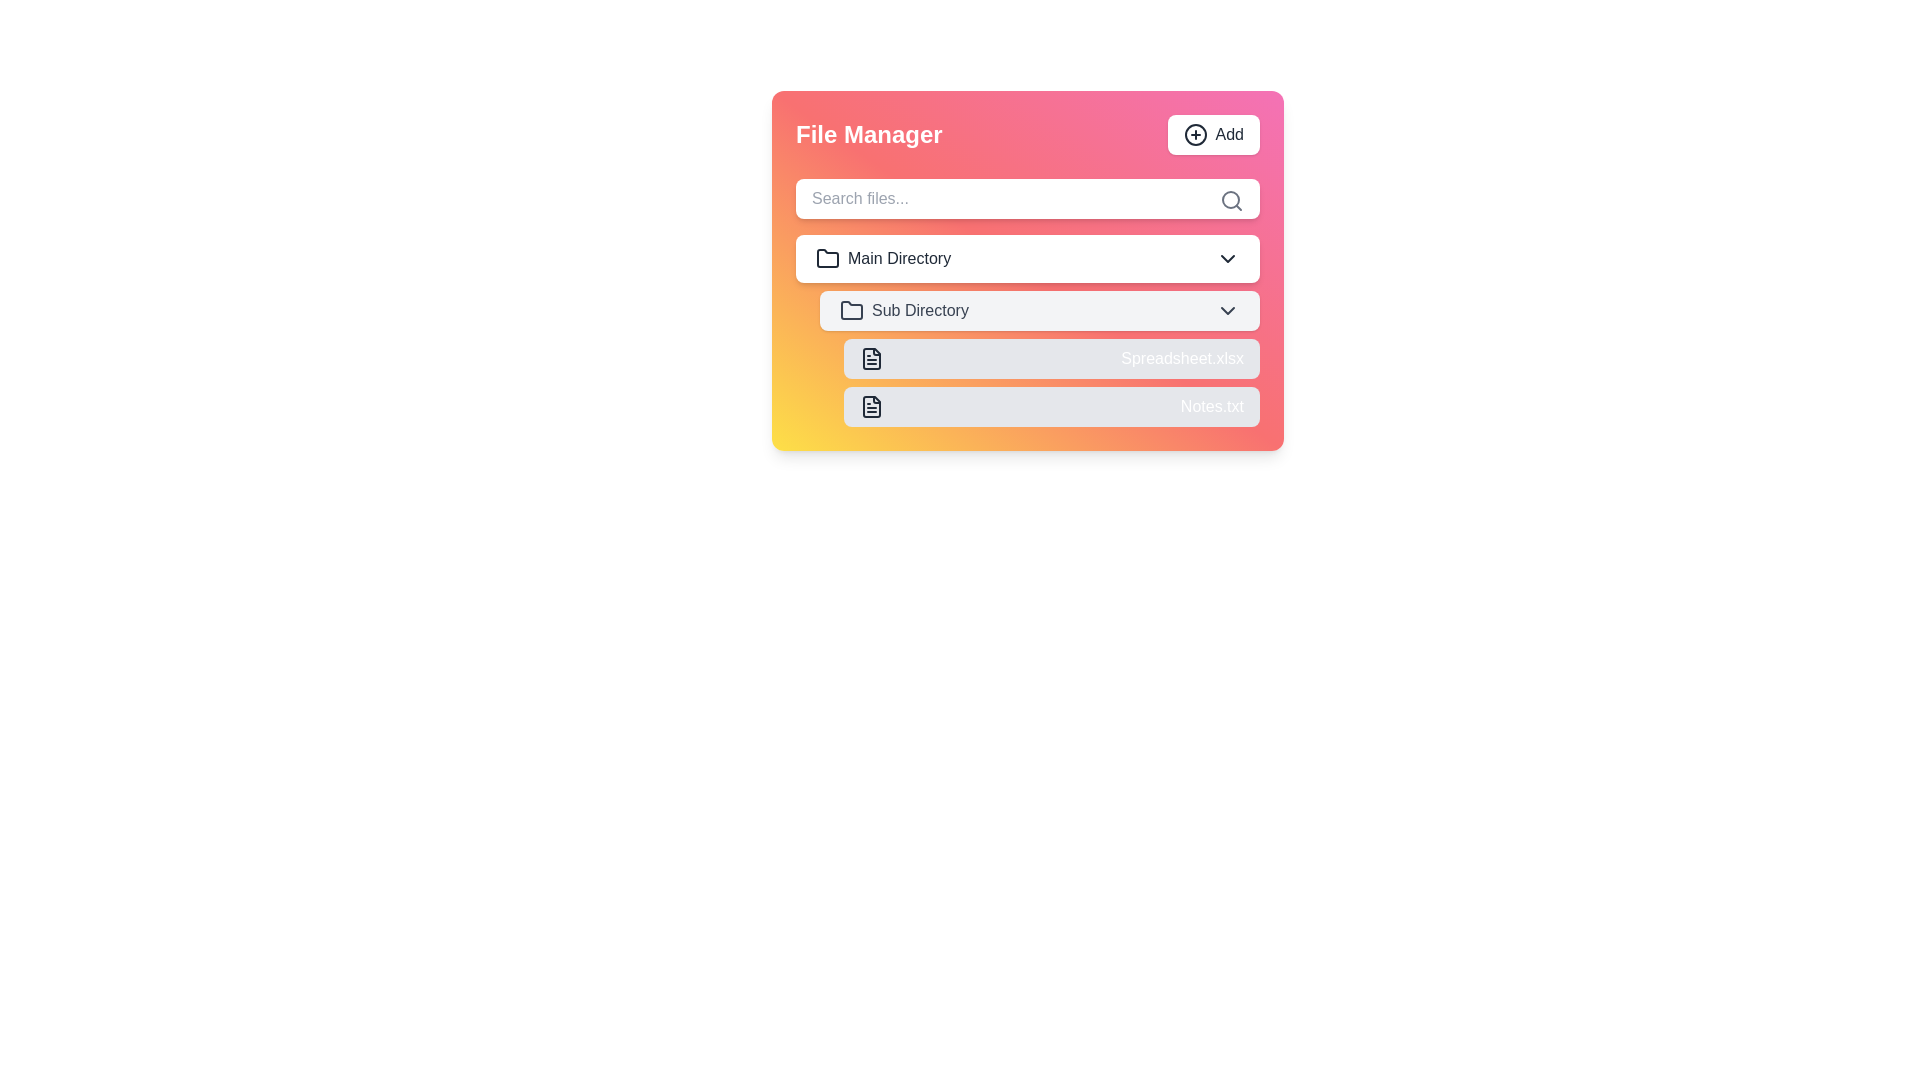 The image size is (1920, 1080). I want to click on the icon located to the far right of the 'Sub Directory' row, so click(1227, 311).